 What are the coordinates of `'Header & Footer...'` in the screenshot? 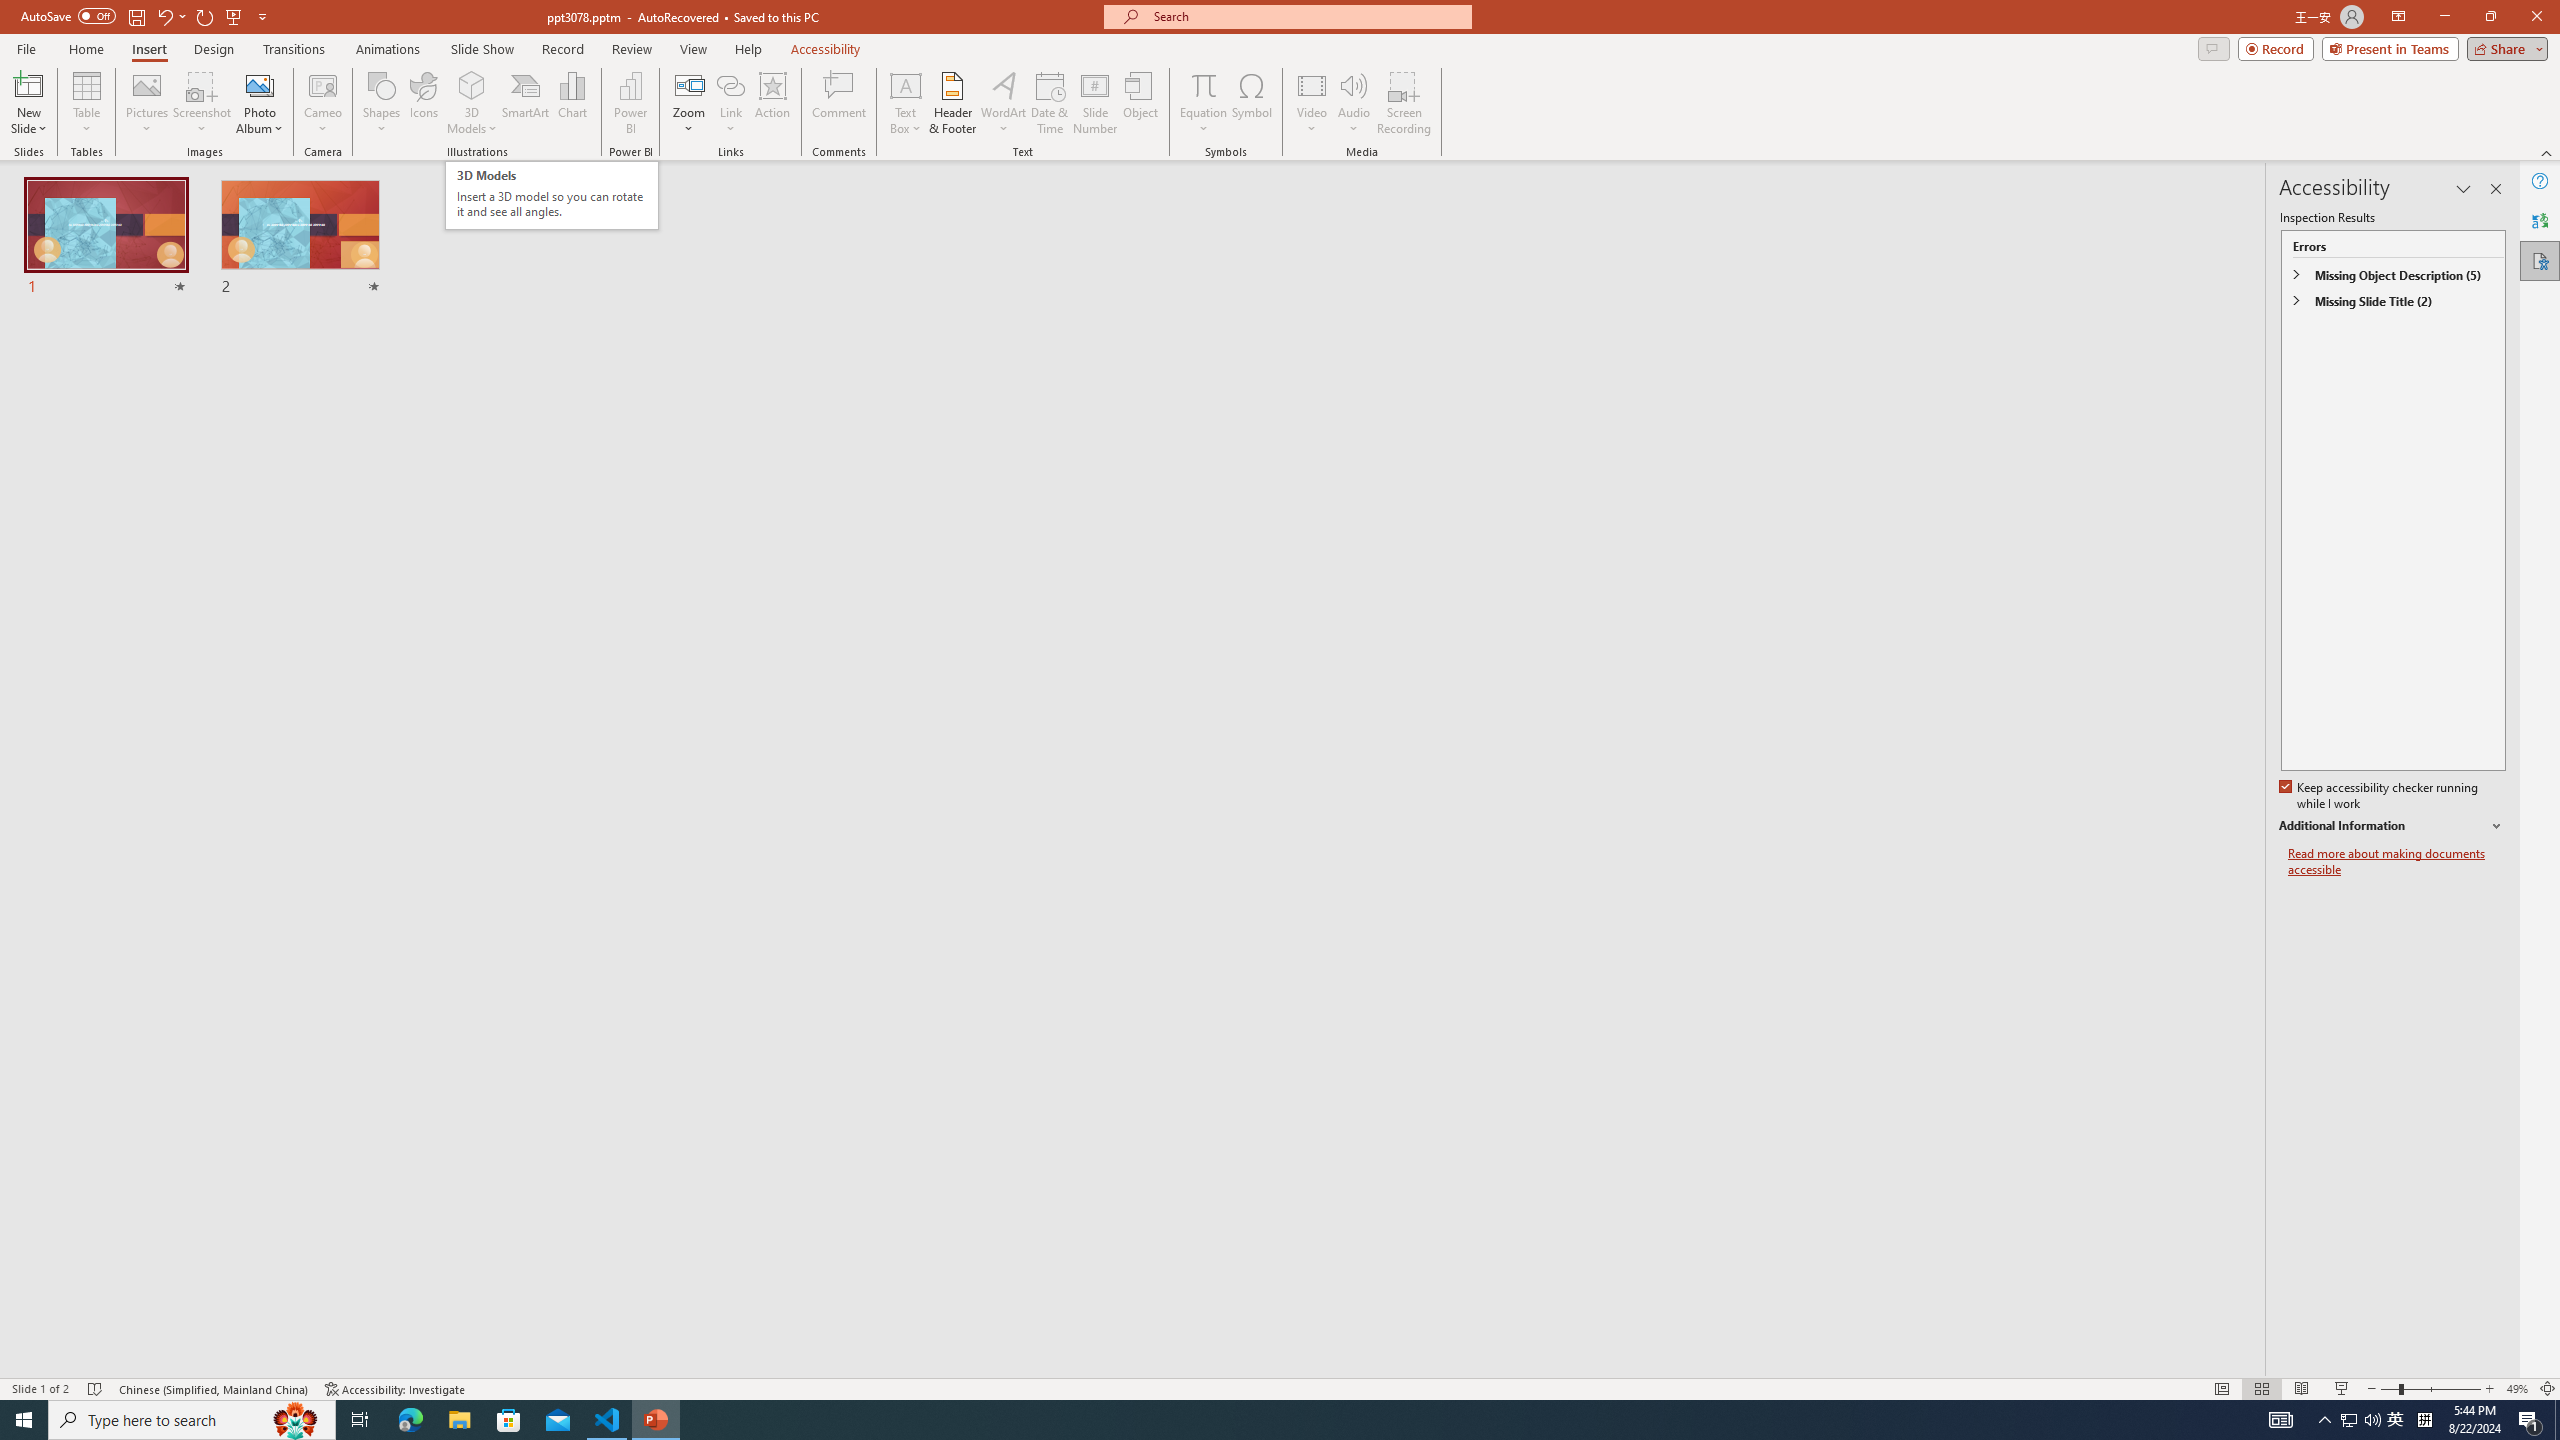 It's located at (951, 103).